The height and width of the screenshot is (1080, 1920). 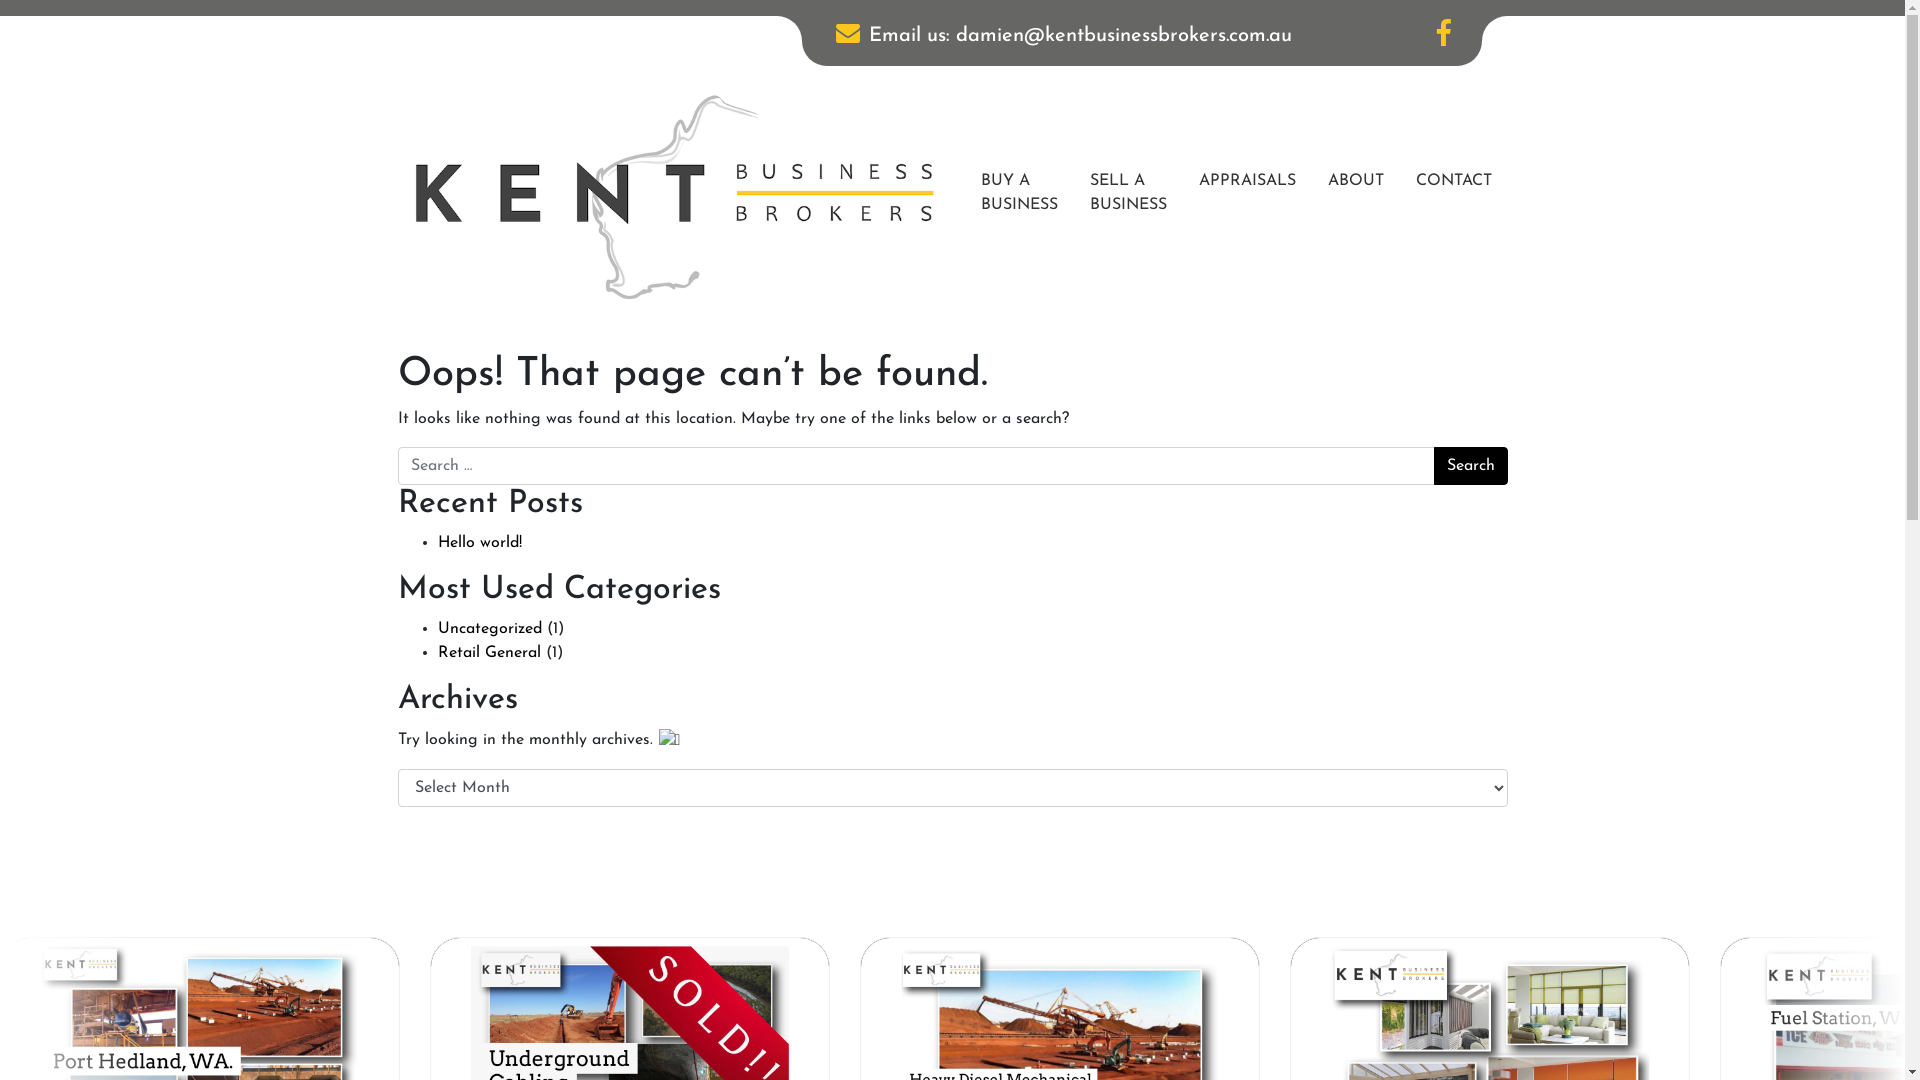 What do you see at coordinates (1454, 181) in the screenshot?
I see `'CONTACT'` at bounding box center [1454, 181].